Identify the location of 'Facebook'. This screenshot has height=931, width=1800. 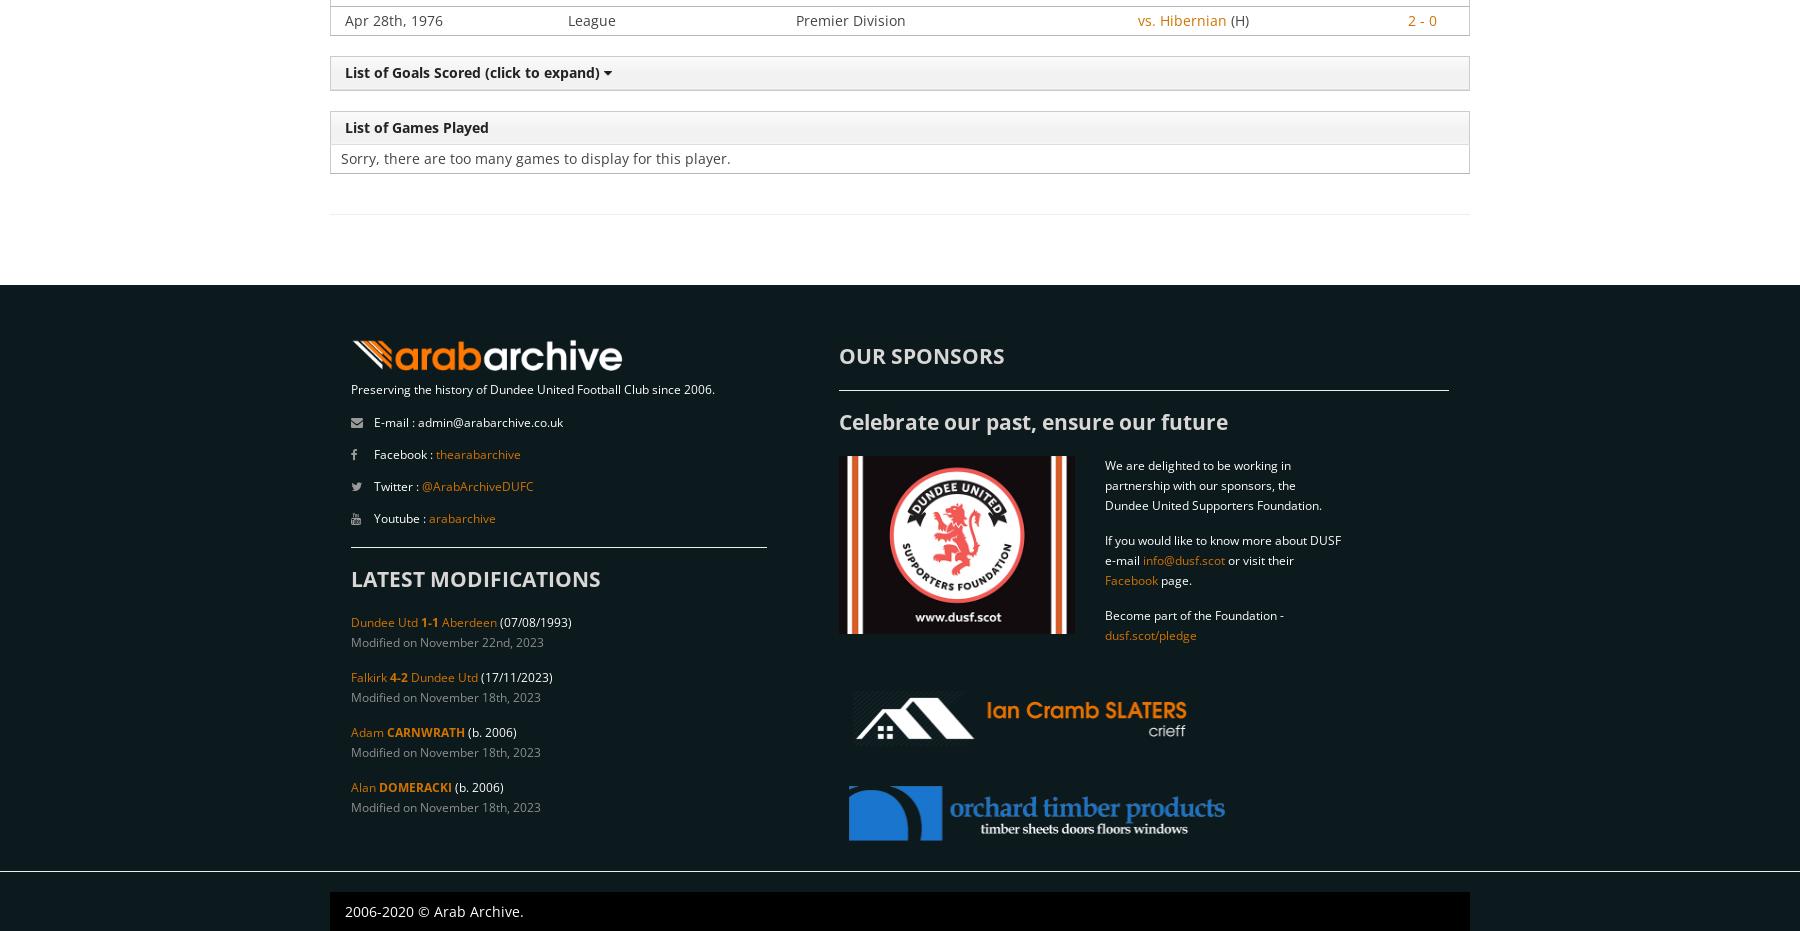
(1105, 579).